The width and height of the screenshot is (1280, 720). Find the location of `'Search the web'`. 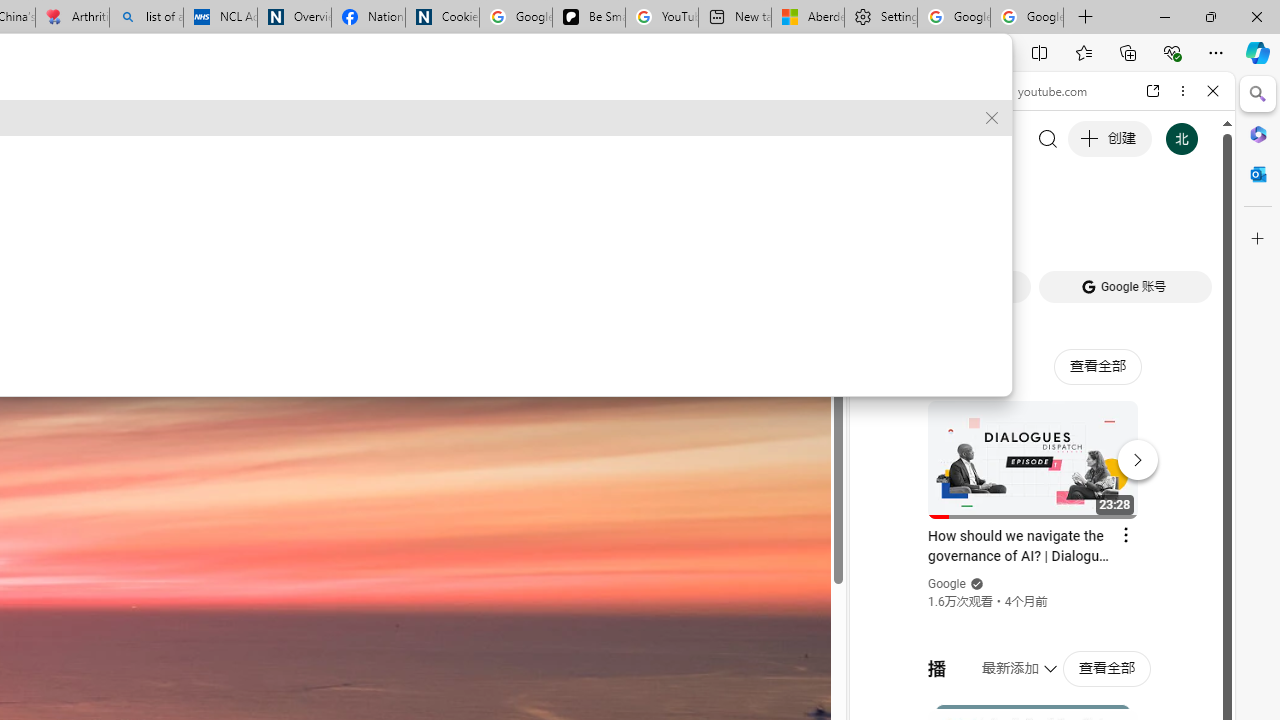

'Search the web' is located at coordinates (1051, 137).